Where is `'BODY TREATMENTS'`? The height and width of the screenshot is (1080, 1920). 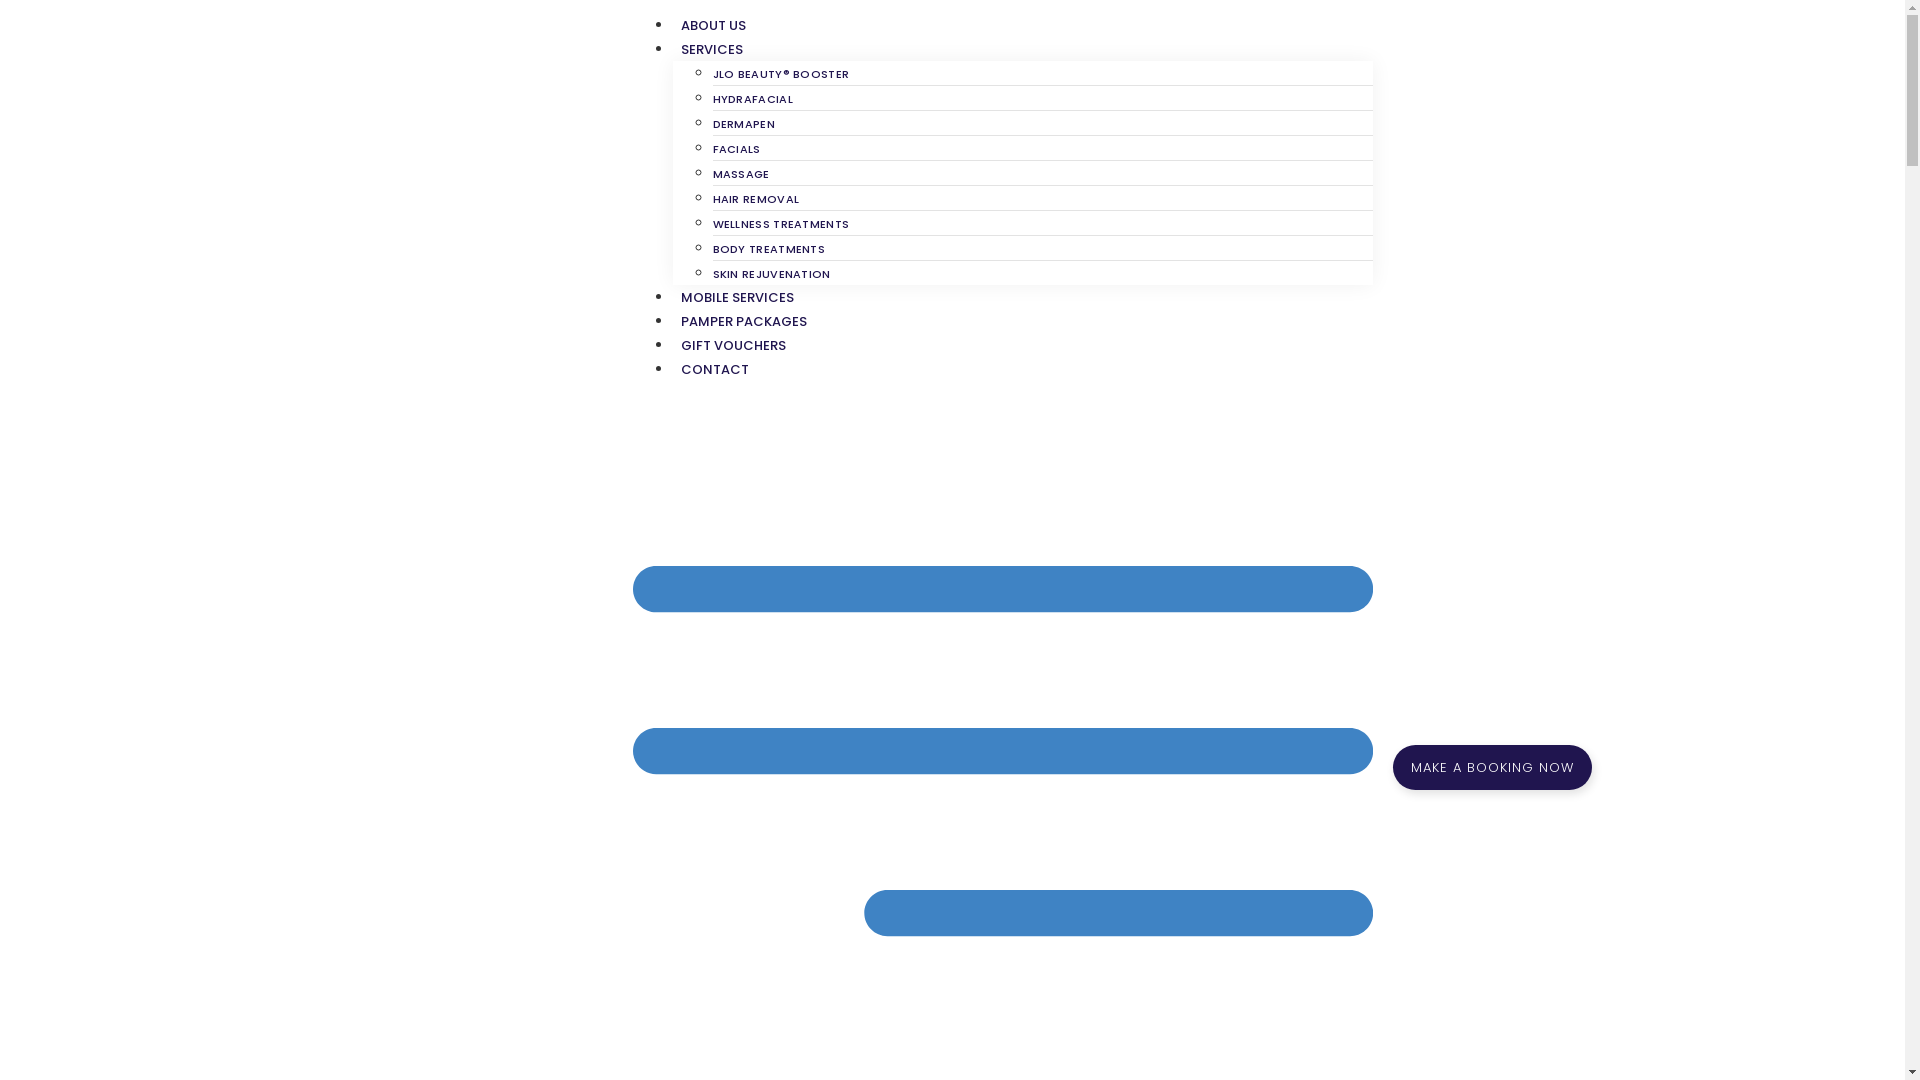
'BODY TREATMENTS' is located at coordinates (711, 248).